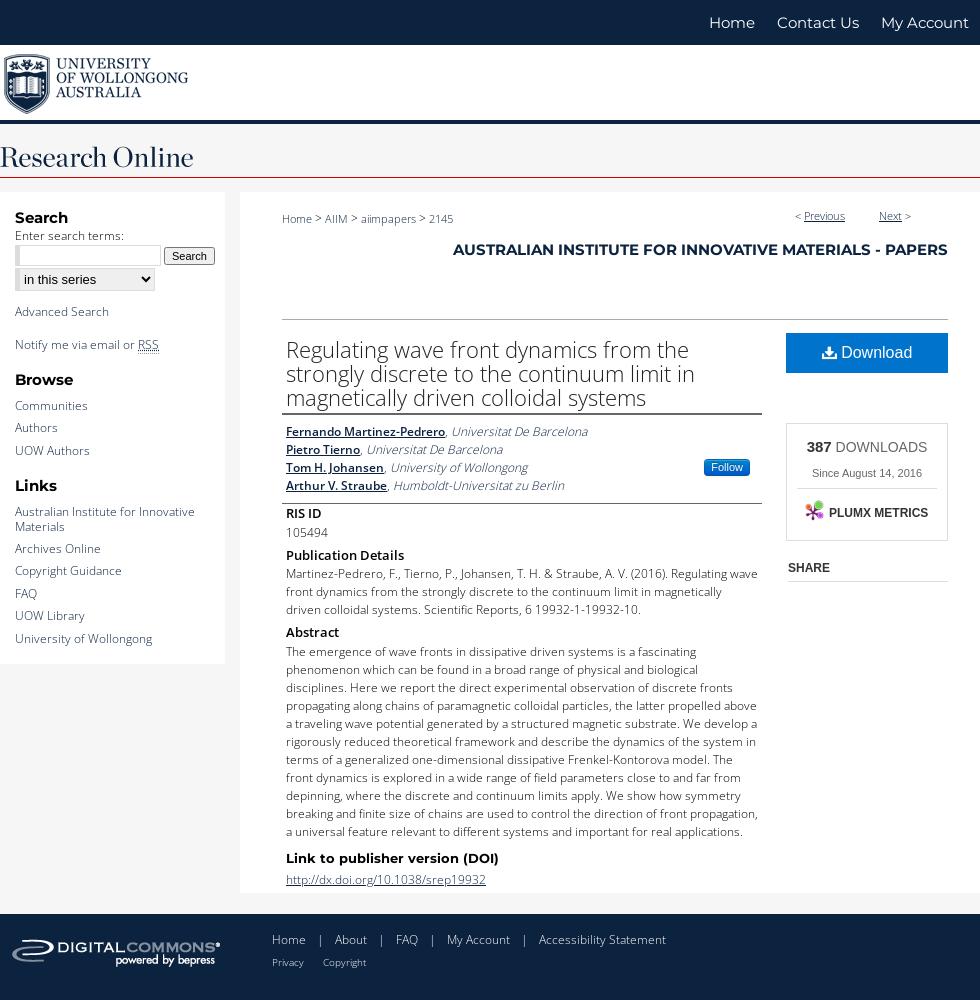  What do you see at coordinates (866, 472) in the screenshot?
I see `'Since August 14, 2016'` at bounding box center [866, 472].